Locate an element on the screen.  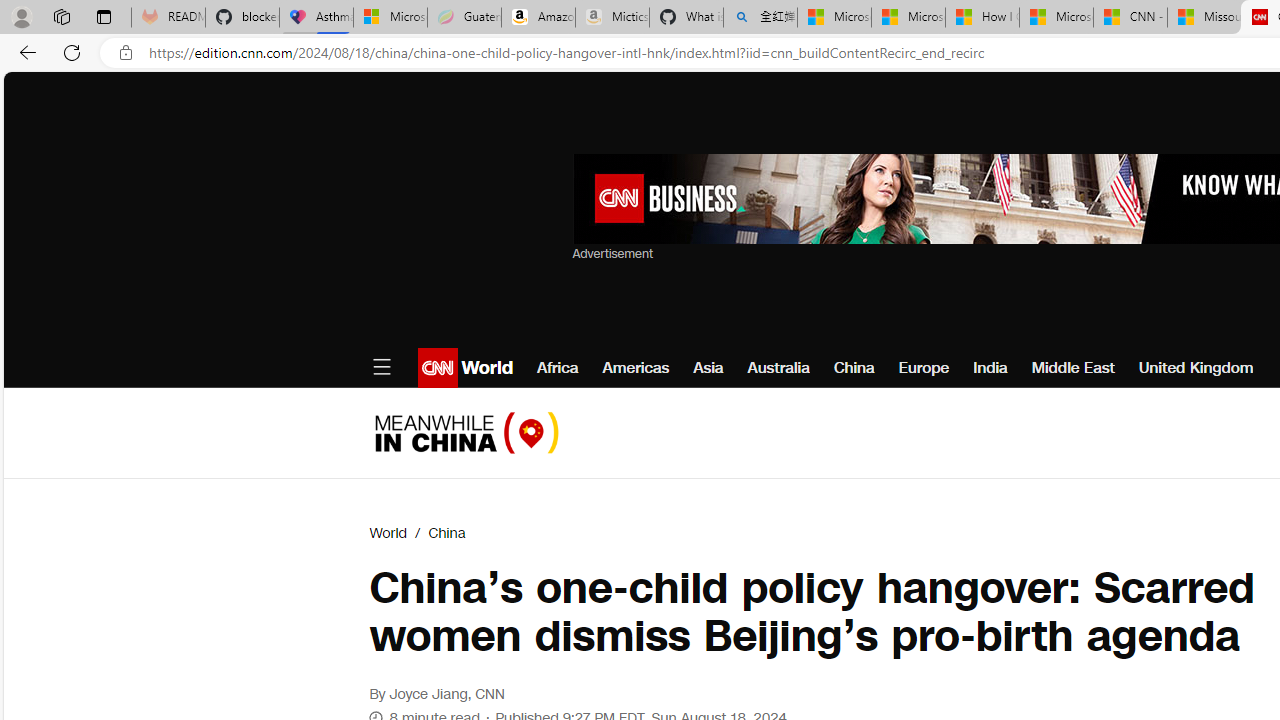
'Asia' is located at coordinates (708, 367).